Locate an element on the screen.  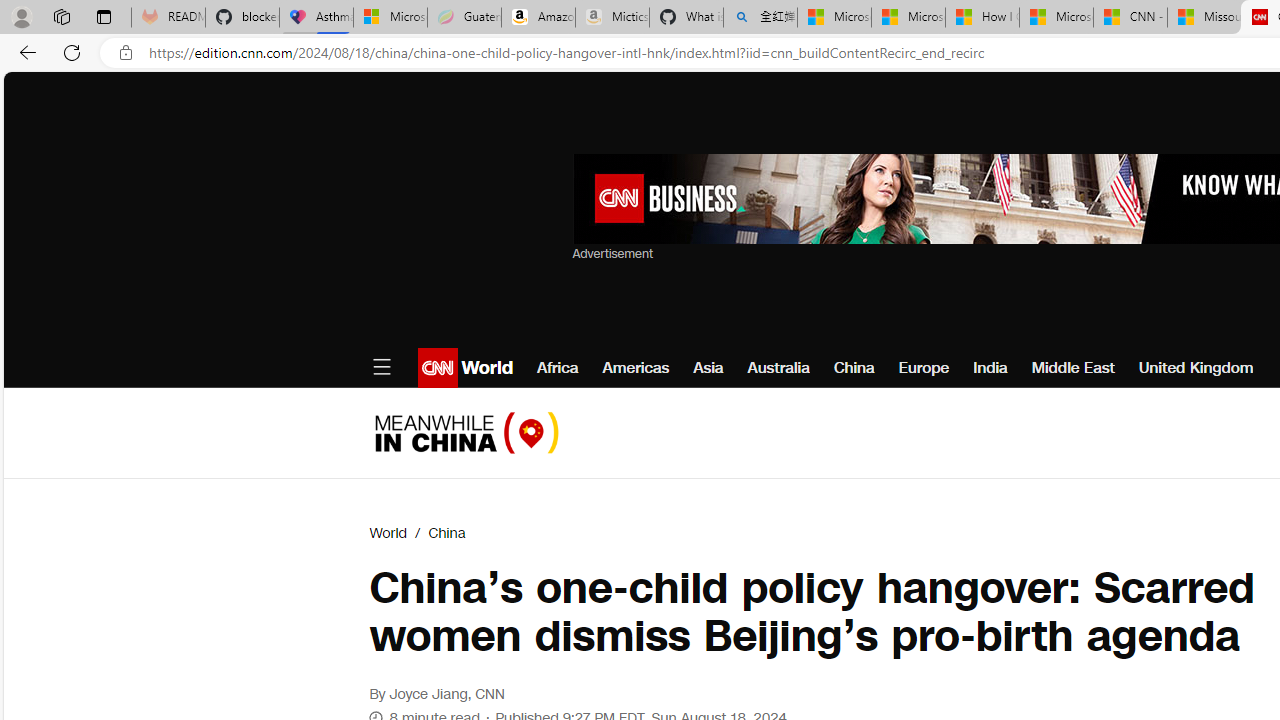
'Asia' is located at coordinates (708, 367).